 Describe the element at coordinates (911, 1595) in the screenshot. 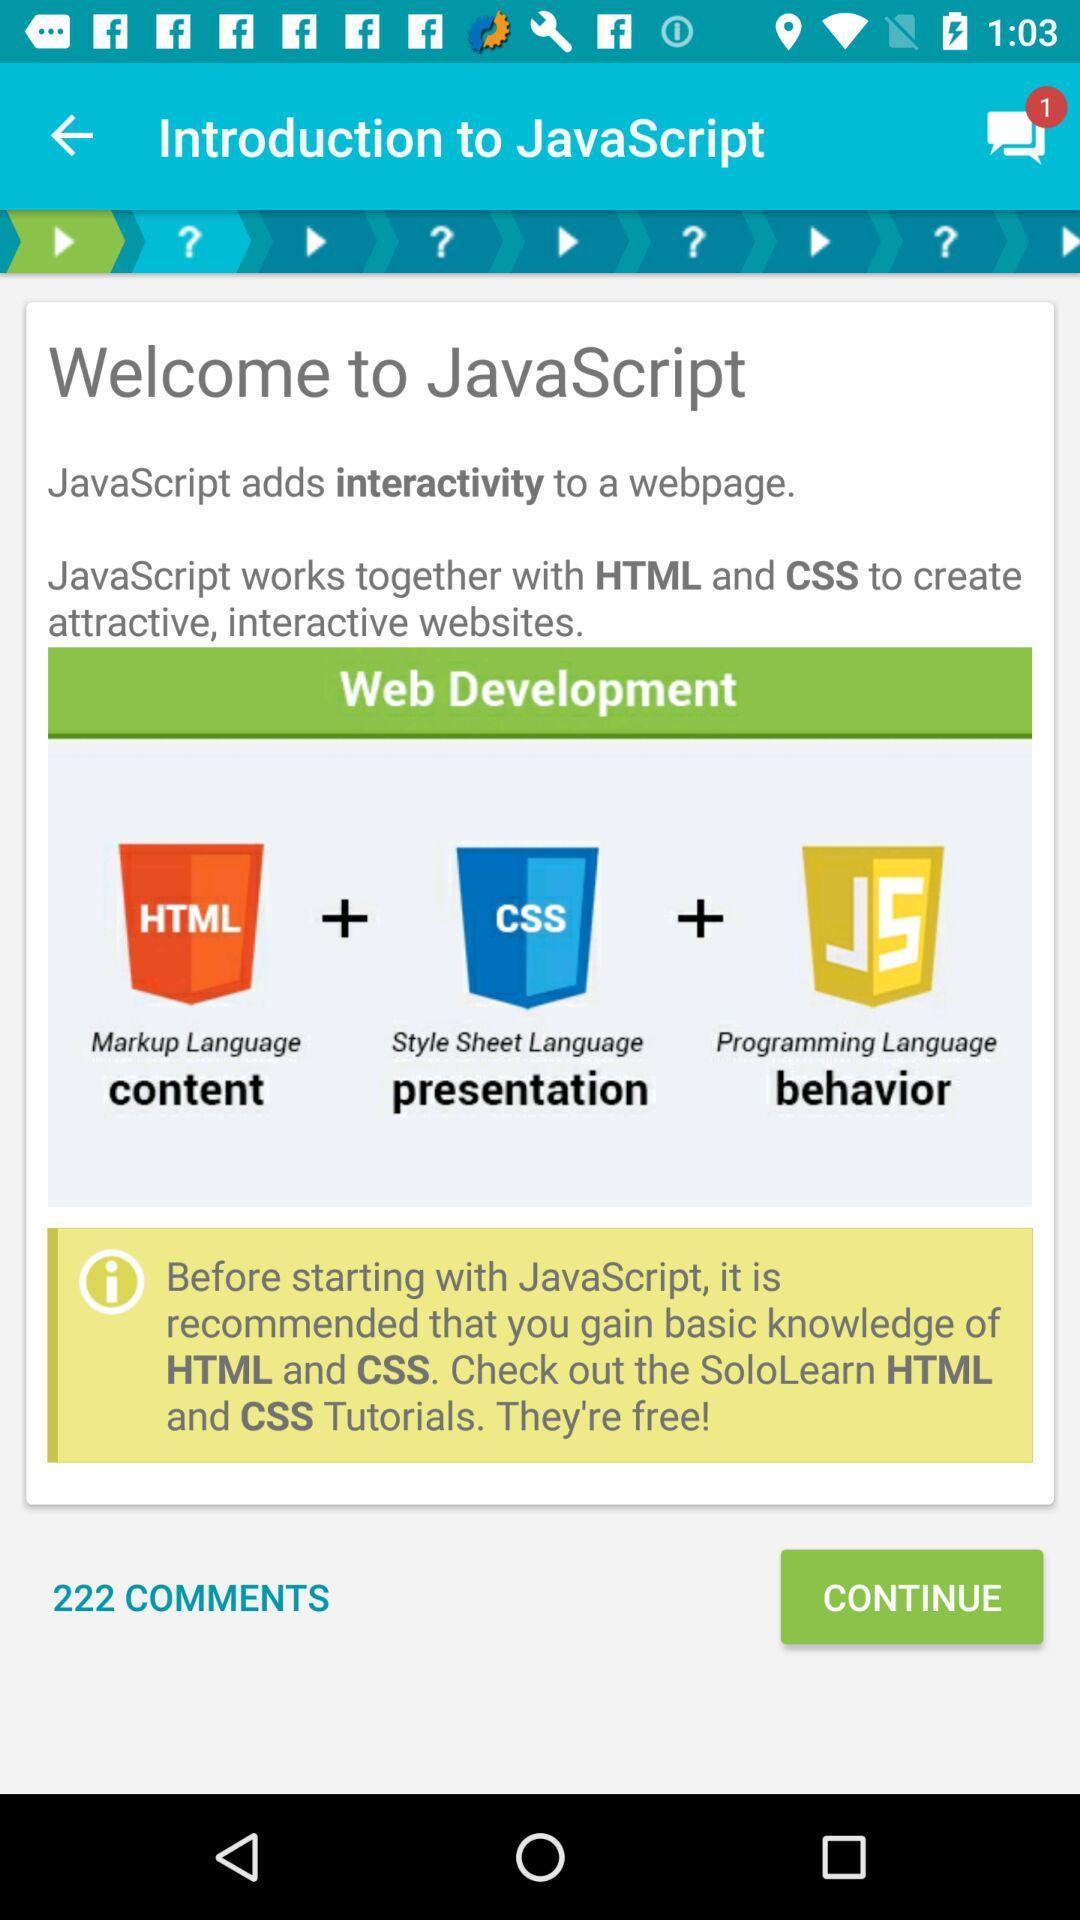

I see `the continue icon` at that location.